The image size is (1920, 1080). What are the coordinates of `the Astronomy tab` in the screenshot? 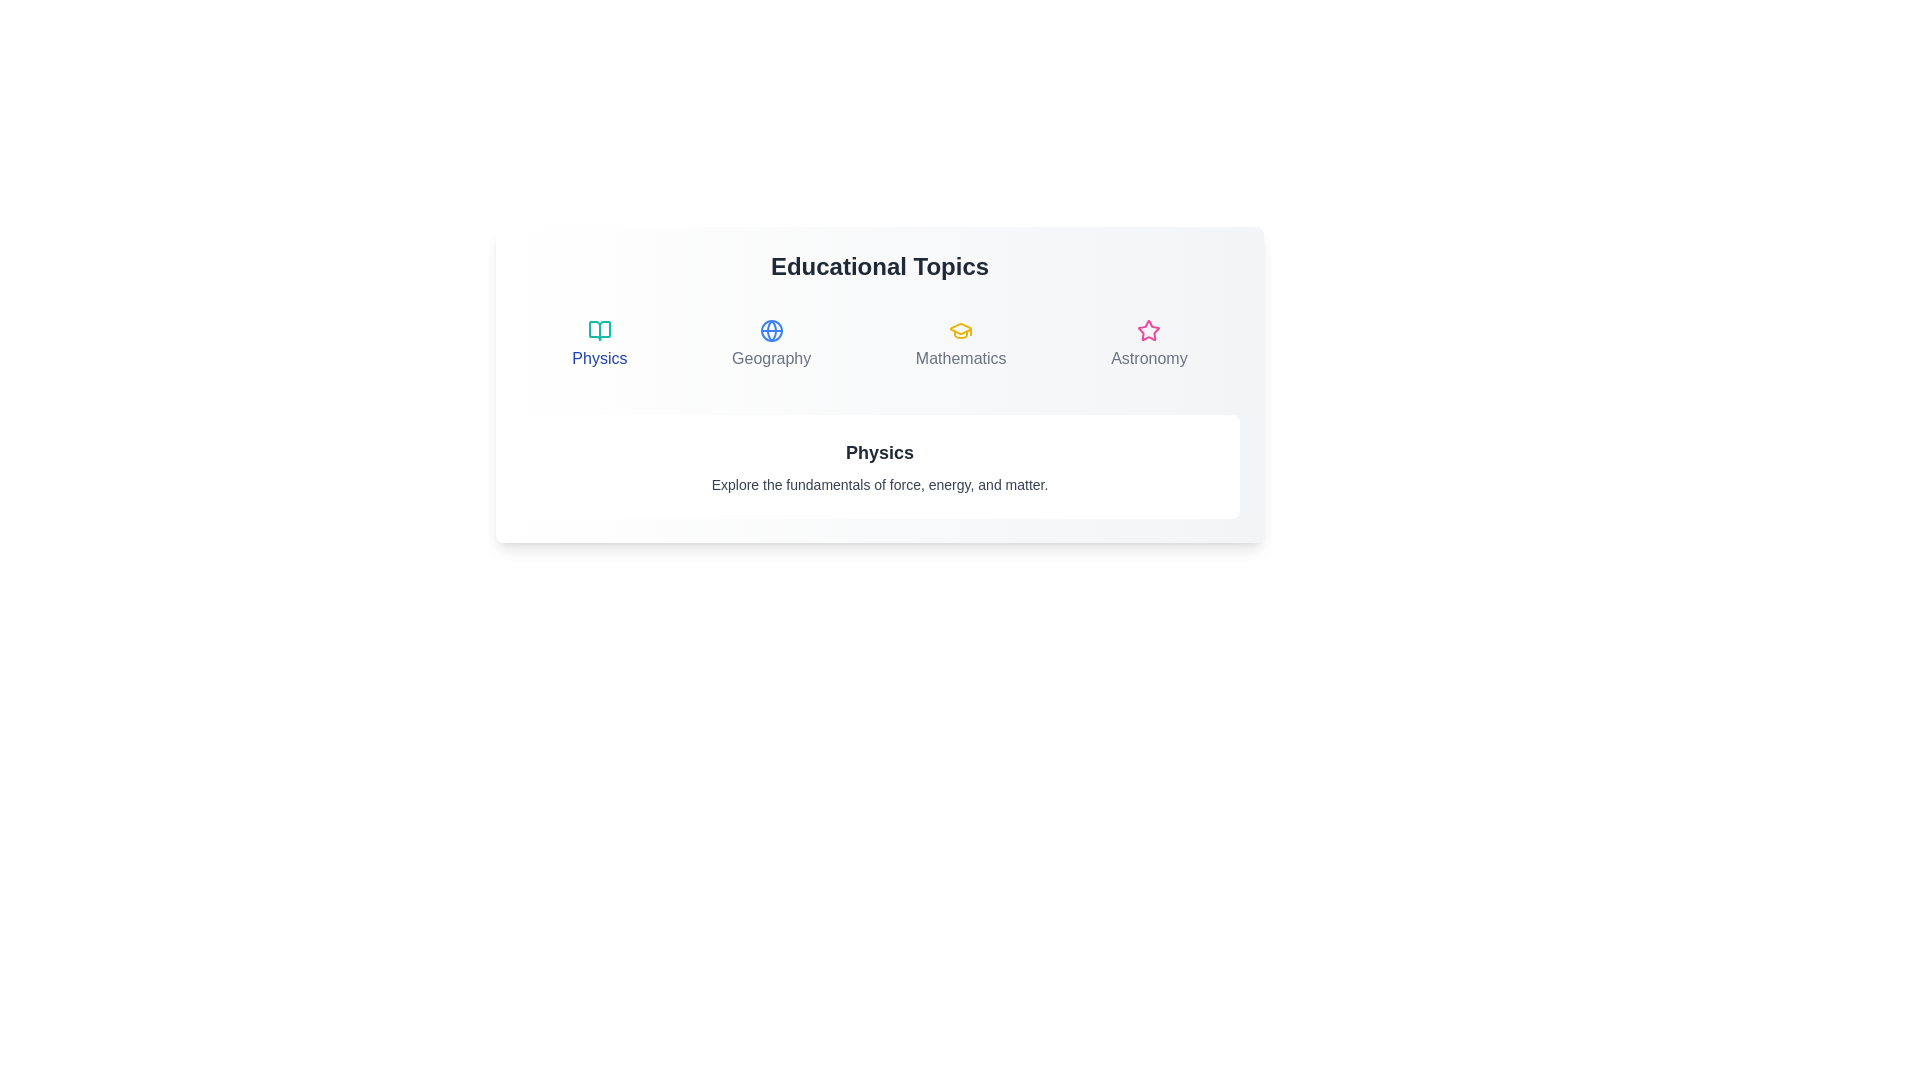 It's located at (1149, 343).